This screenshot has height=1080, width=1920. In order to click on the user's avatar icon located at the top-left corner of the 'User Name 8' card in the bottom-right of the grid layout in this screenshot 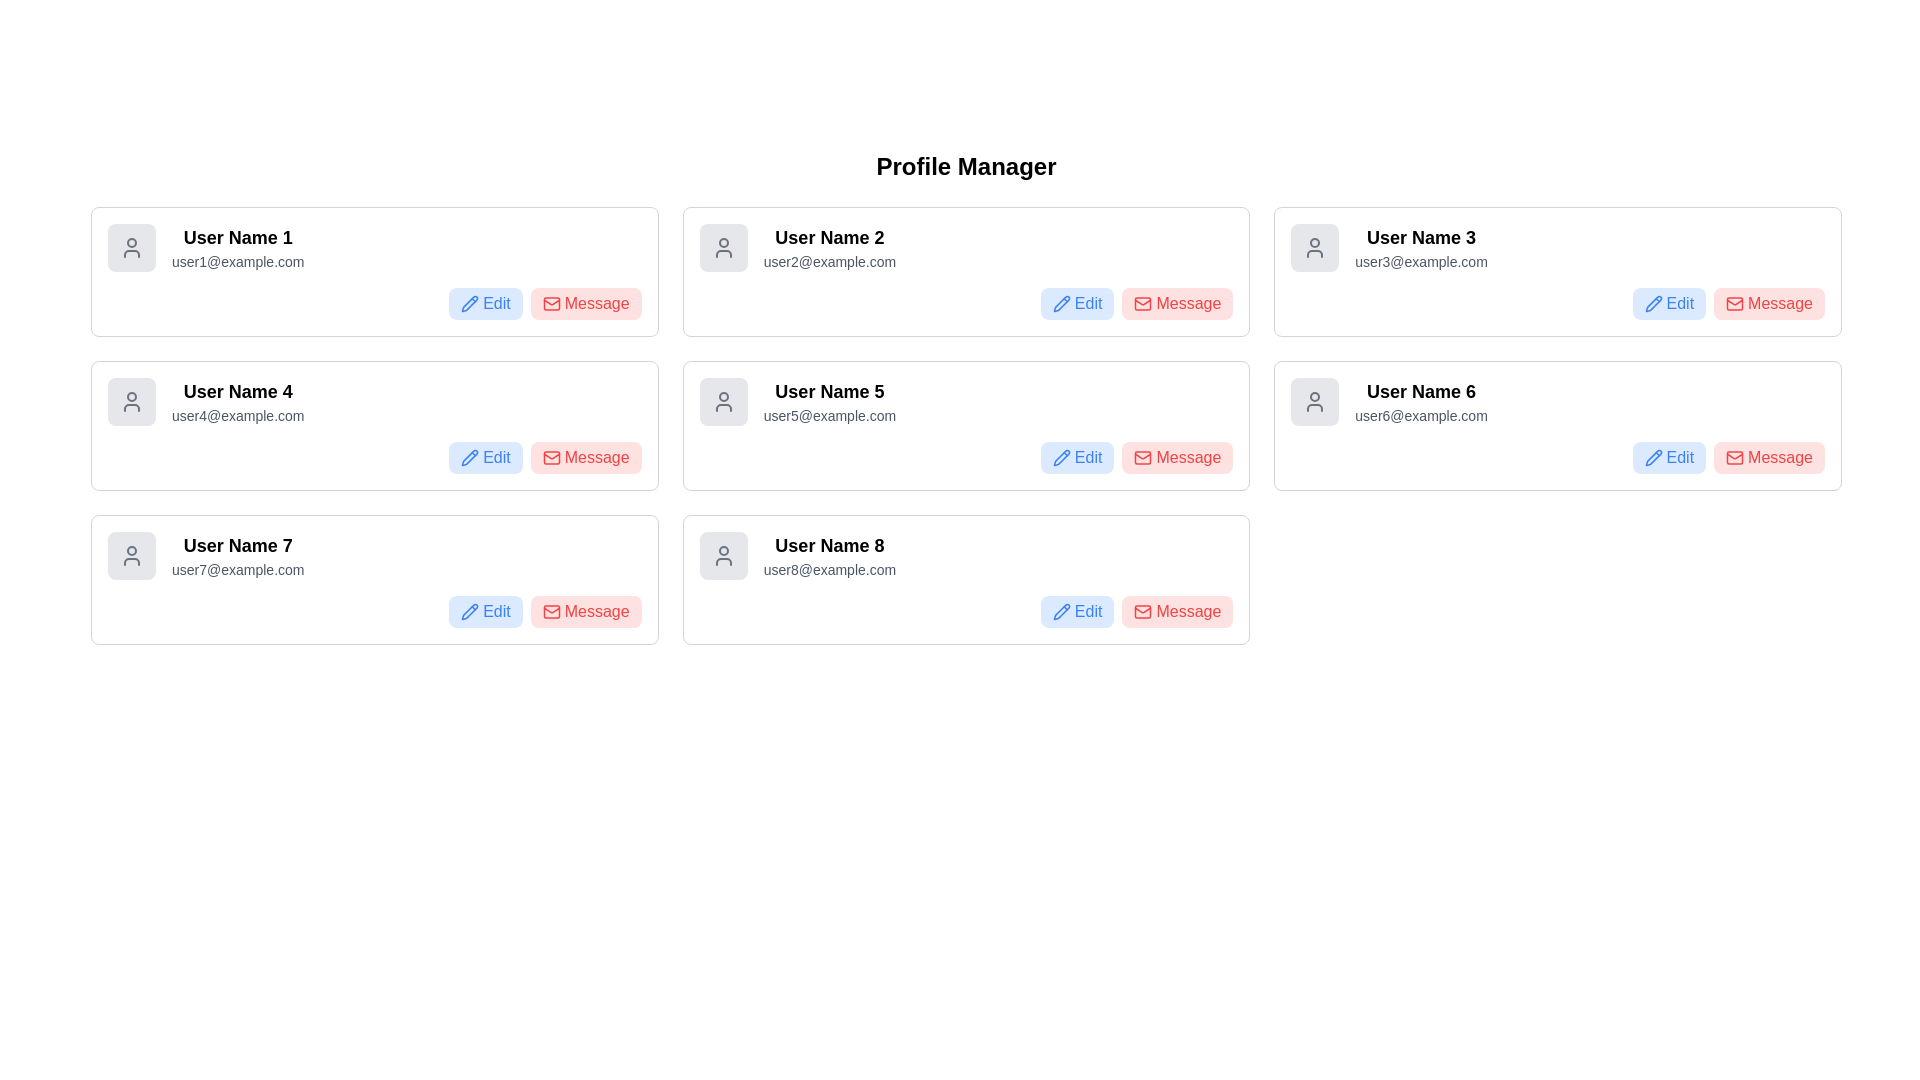, I will do `click(722, 555)`.